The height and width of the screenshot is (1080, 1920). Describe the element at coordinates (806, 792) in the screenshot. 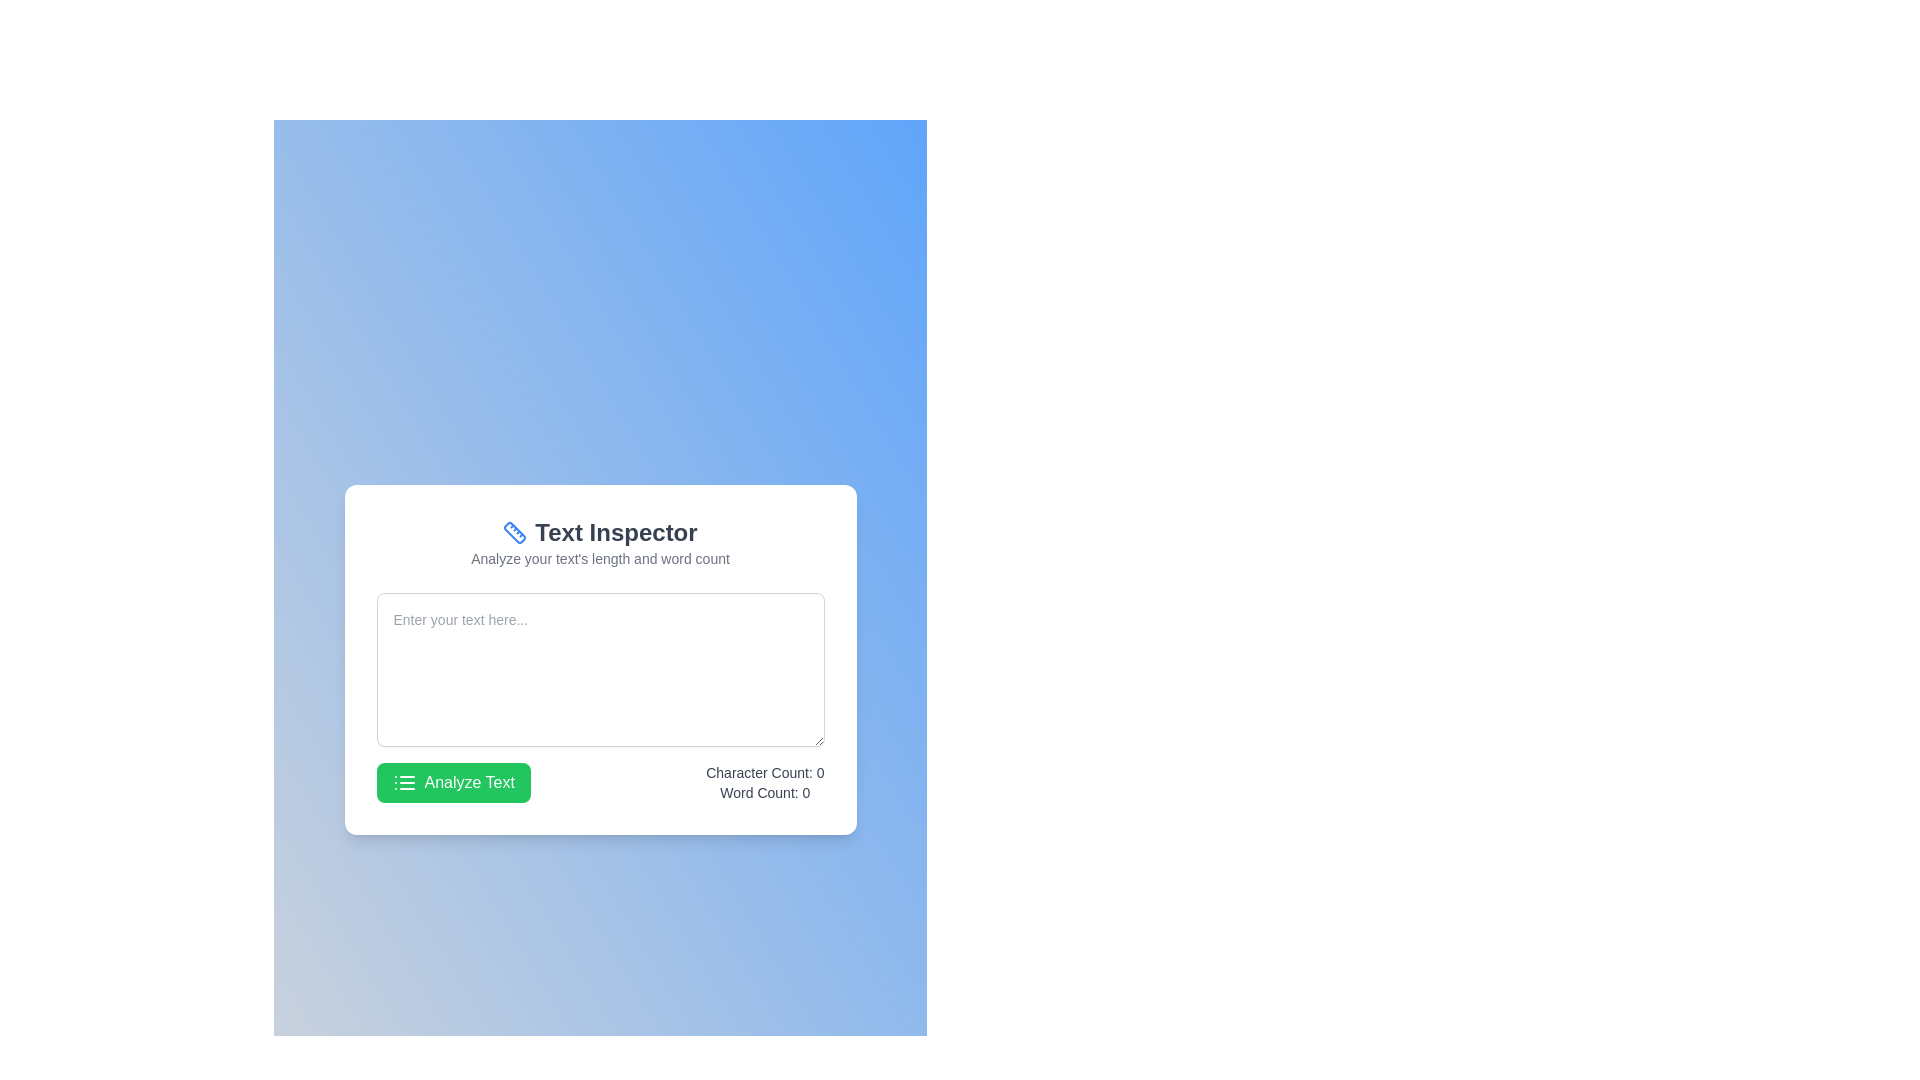

I see `the 'Word Count' label that dynamically displays the current word count, located in the bottom-right corner of the card` at that location.